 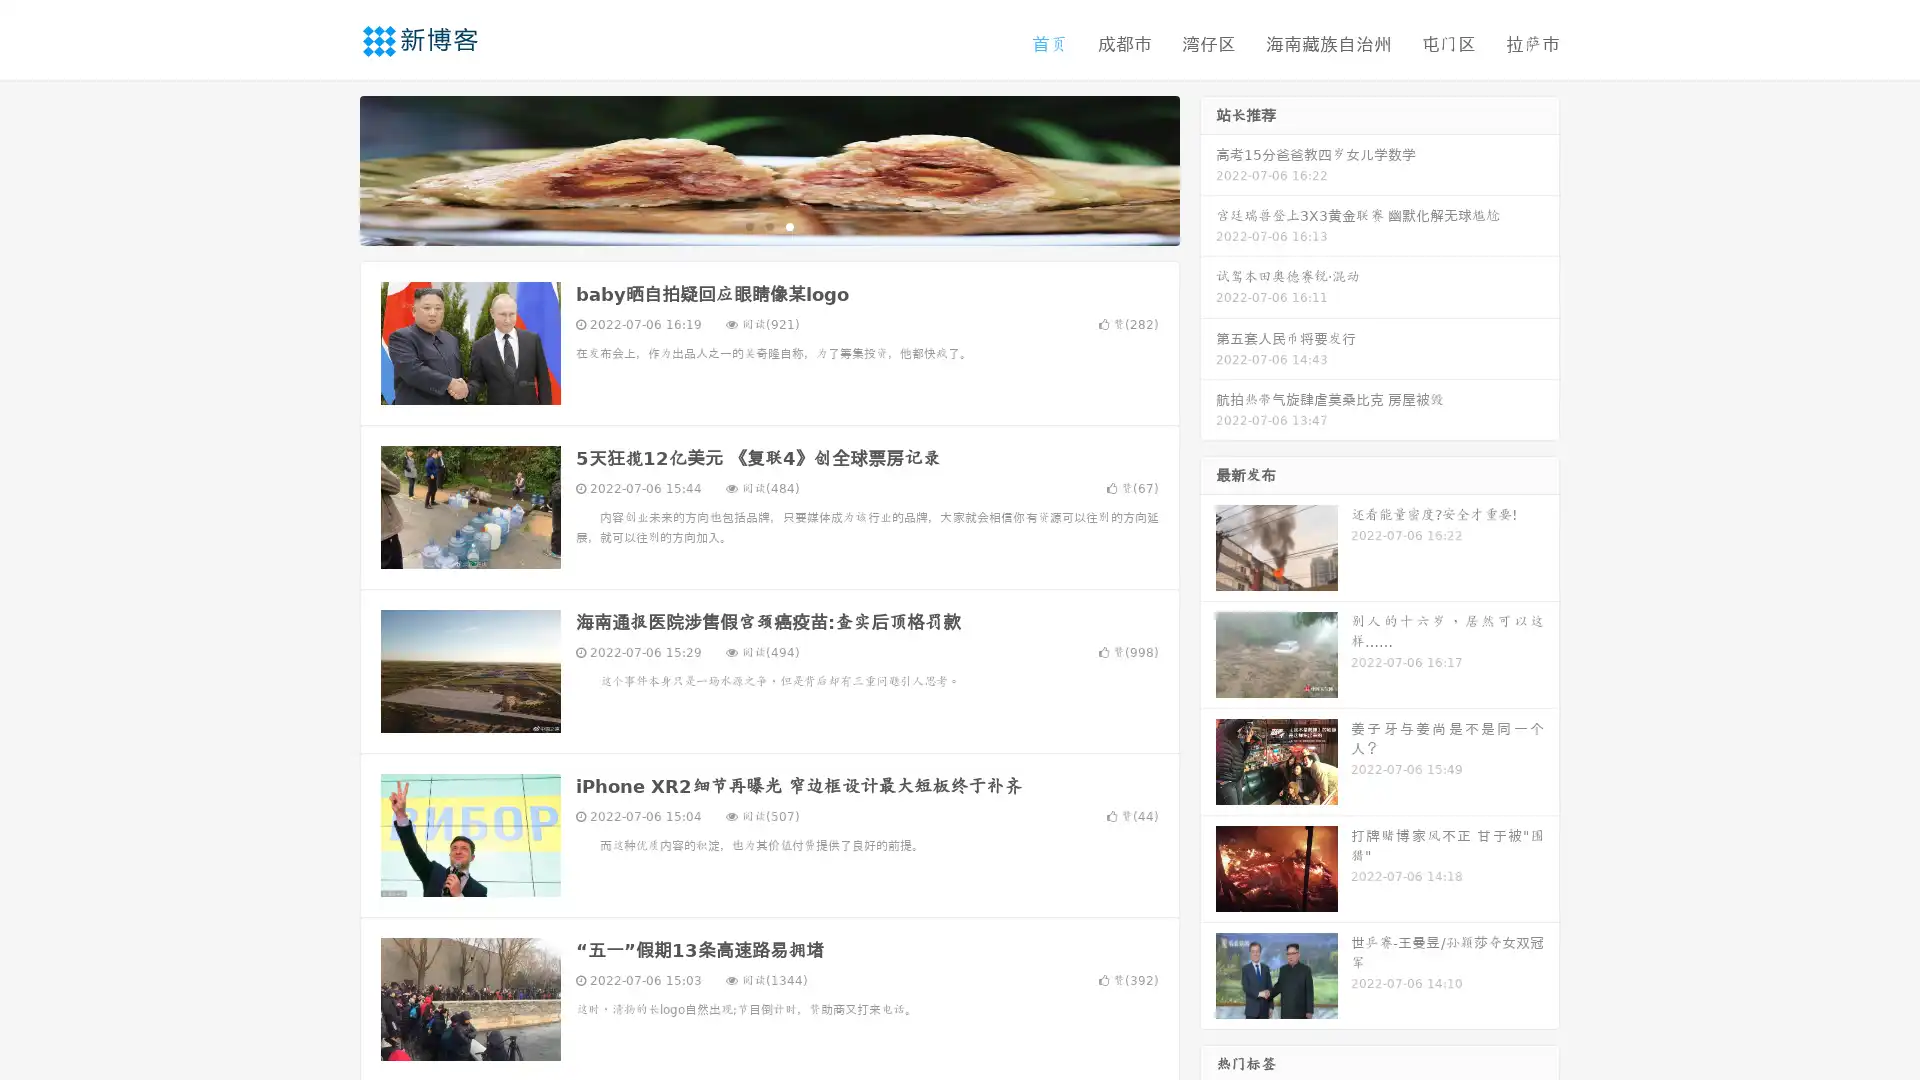 What do you see at coordinates (1208, 168) in the screenshot?
I see `Next slide` at bounding box center [1208, 168].